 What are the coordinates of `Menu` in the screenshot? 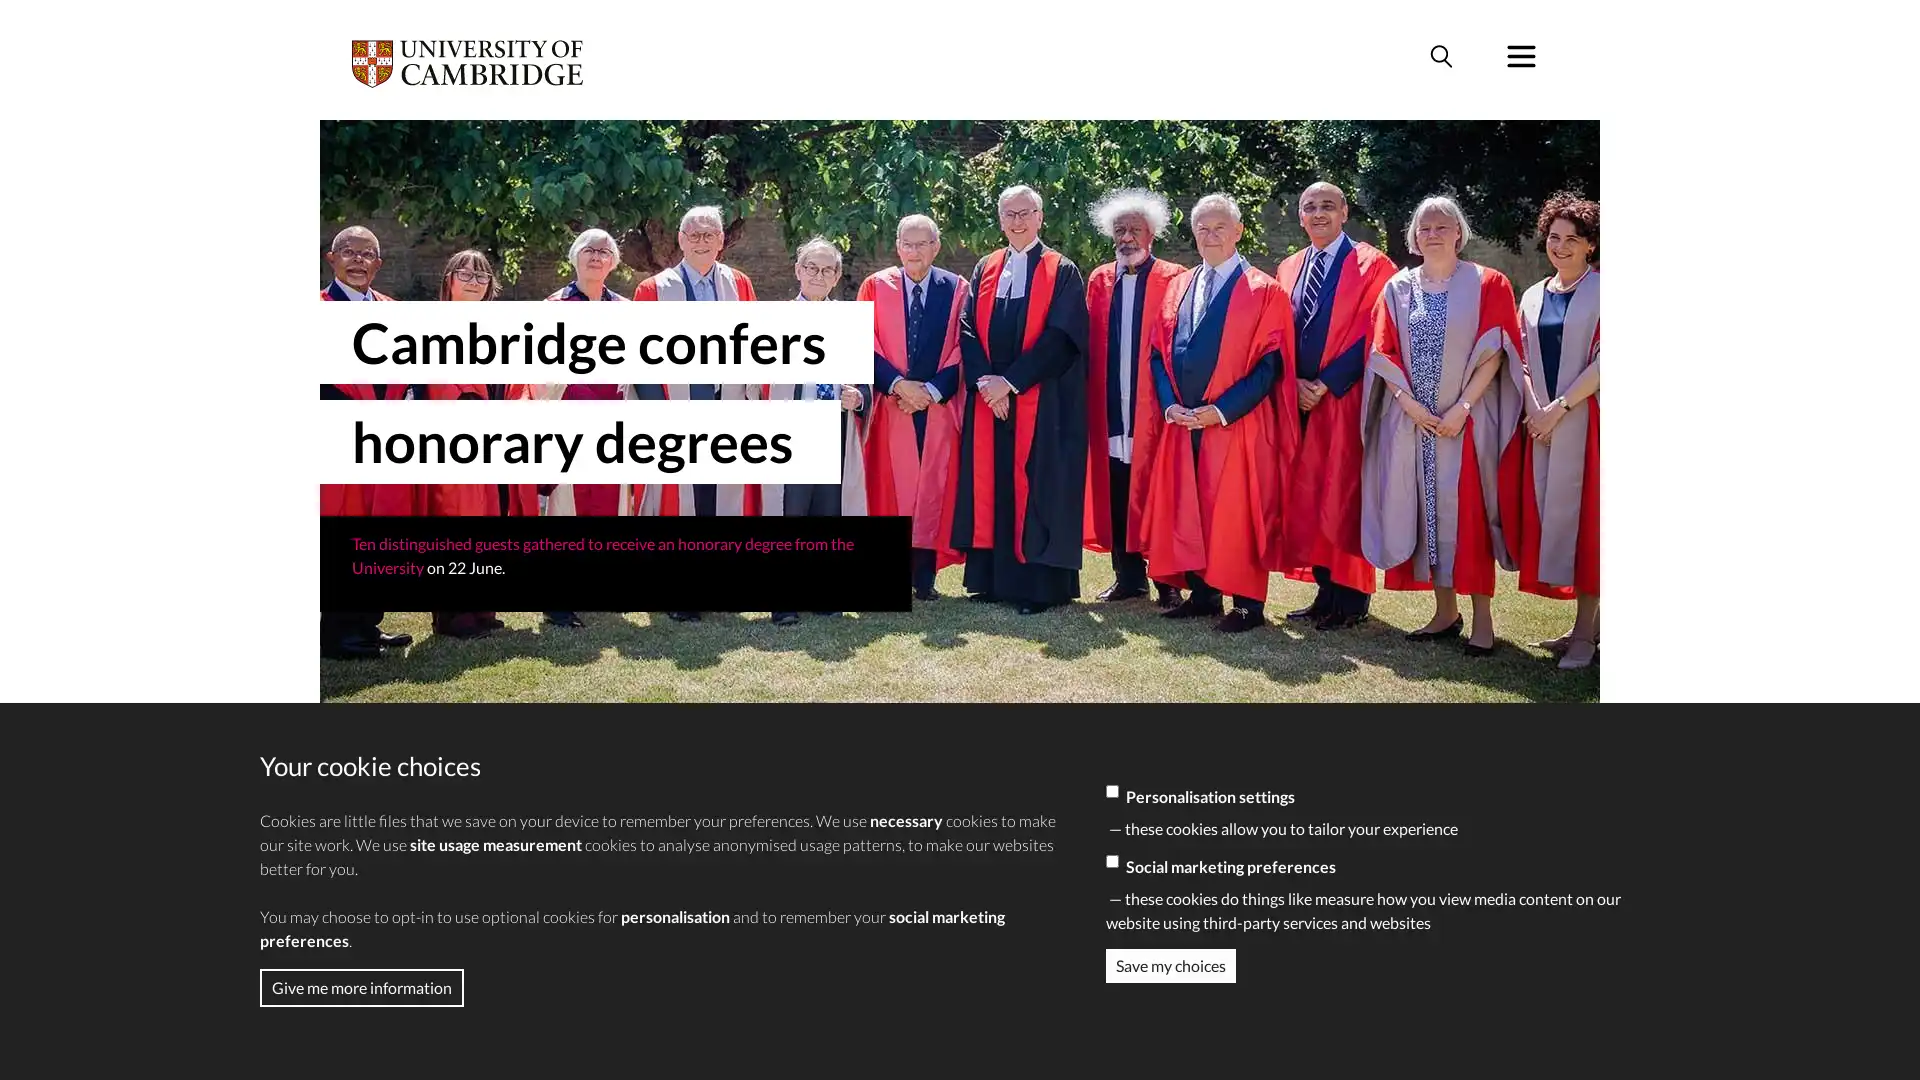 It's located at (1526, 56).